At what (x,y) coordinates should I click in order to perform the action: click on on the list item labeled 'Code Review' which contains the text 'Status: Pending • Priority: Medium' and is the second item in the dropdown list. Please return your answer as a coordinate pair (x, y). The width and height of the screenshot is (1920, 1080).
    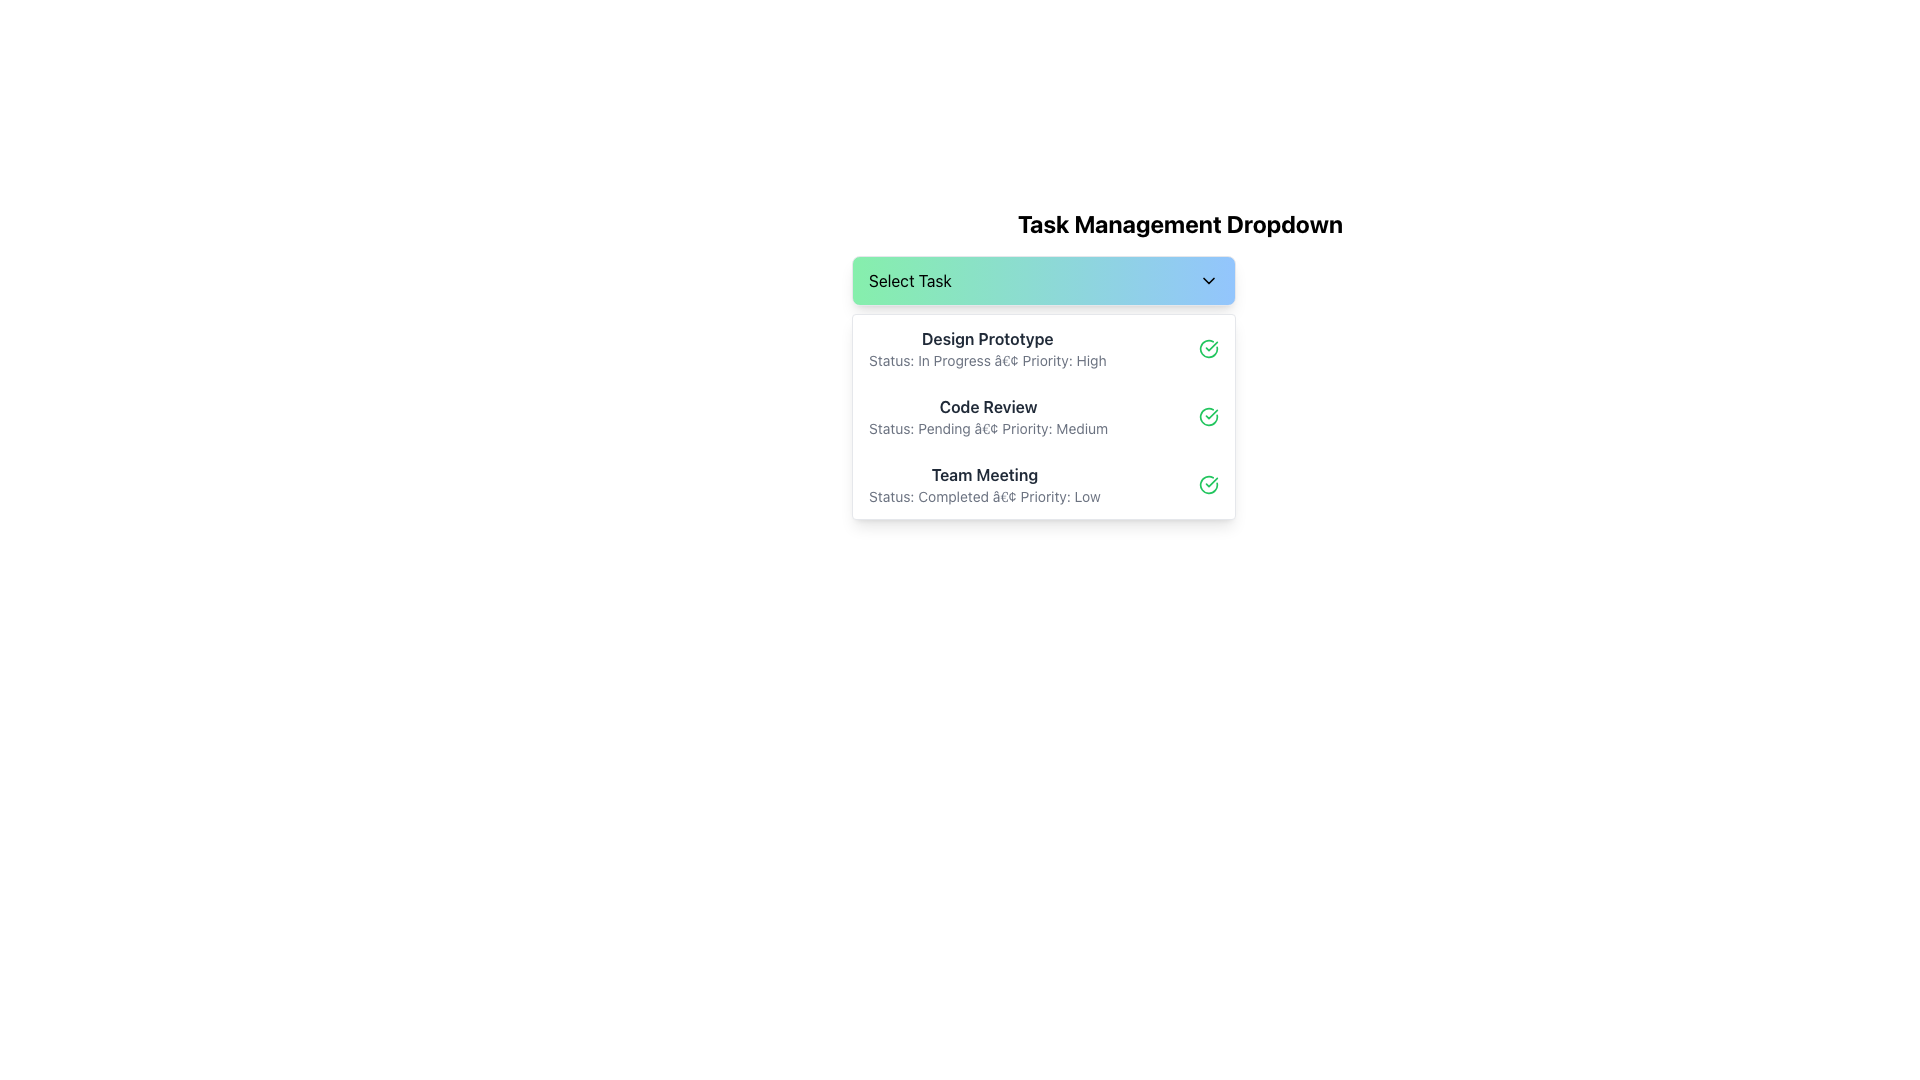
    Looking at the image, I should click on (1042, 415).